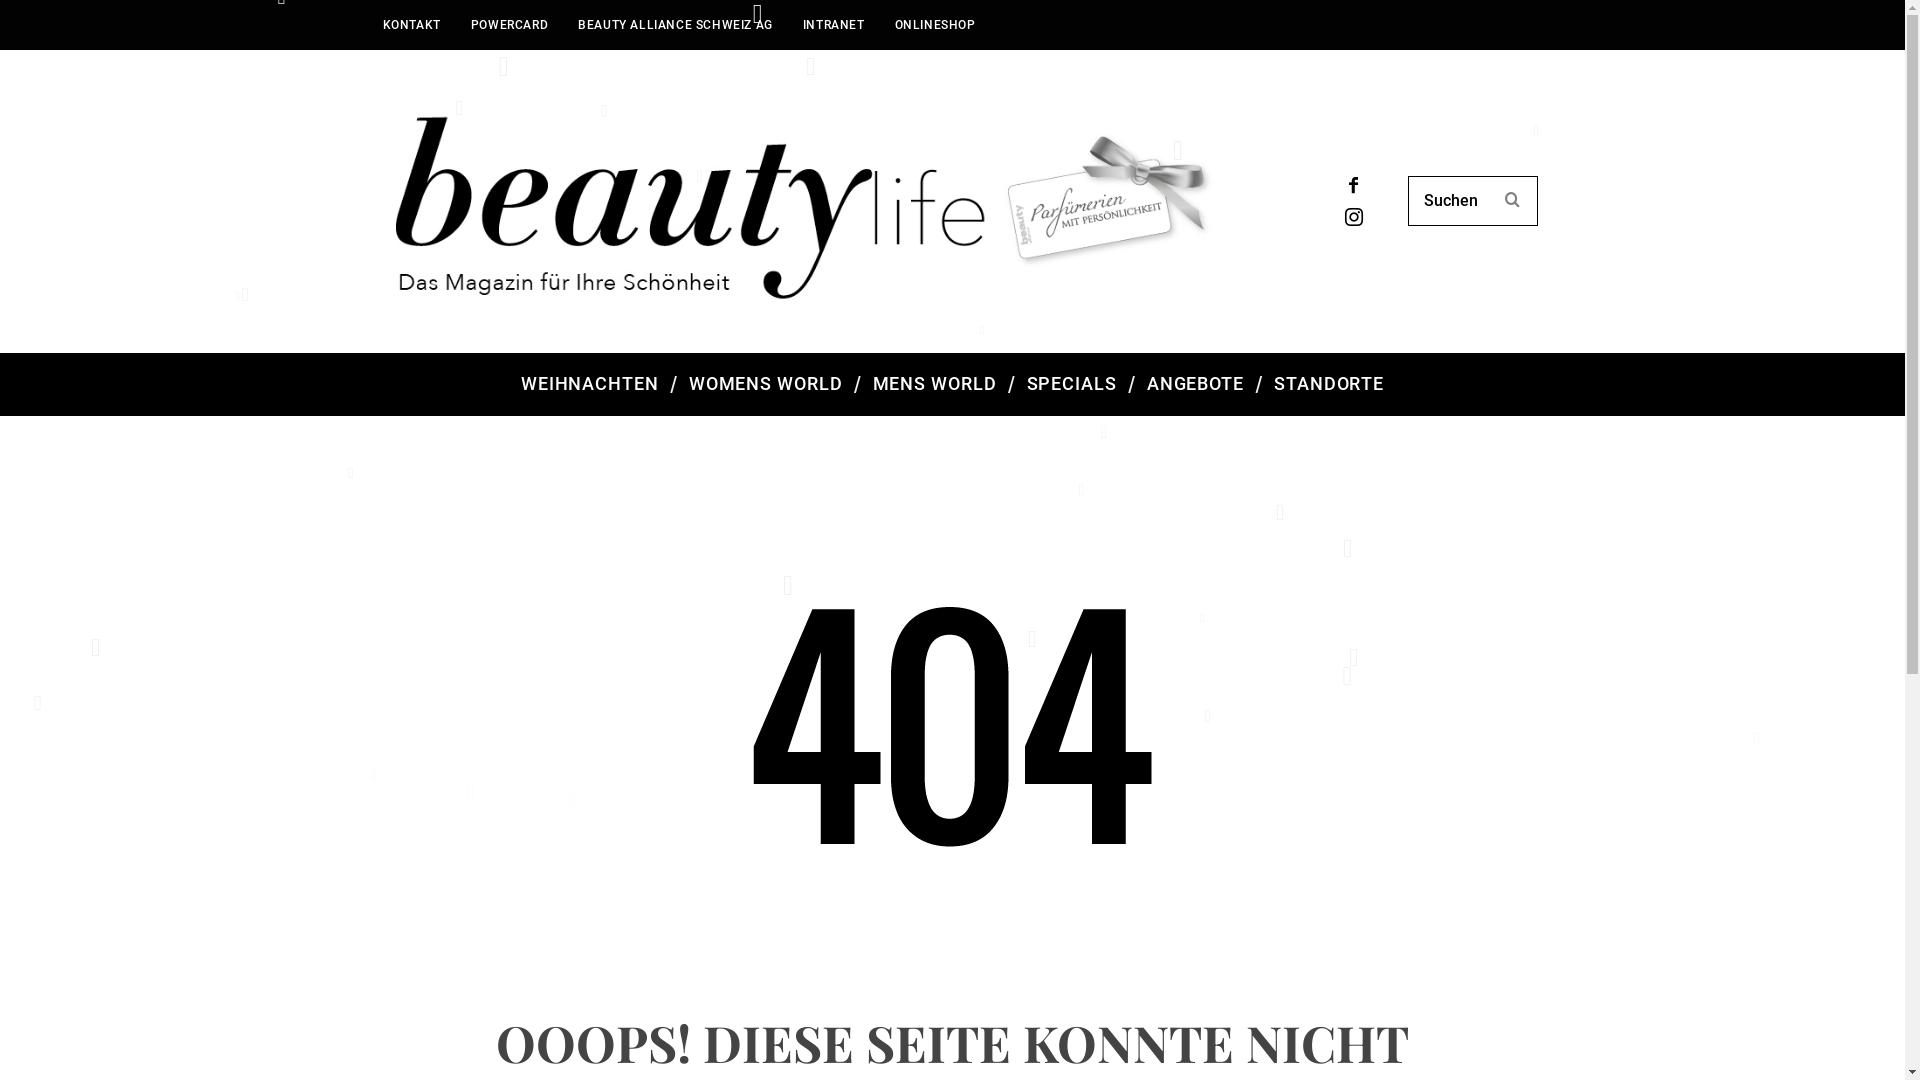  What do you see at coordinates (368, 24) in the screenshot?
I see `'KONTAKT'` at bounding box center [368, 24].